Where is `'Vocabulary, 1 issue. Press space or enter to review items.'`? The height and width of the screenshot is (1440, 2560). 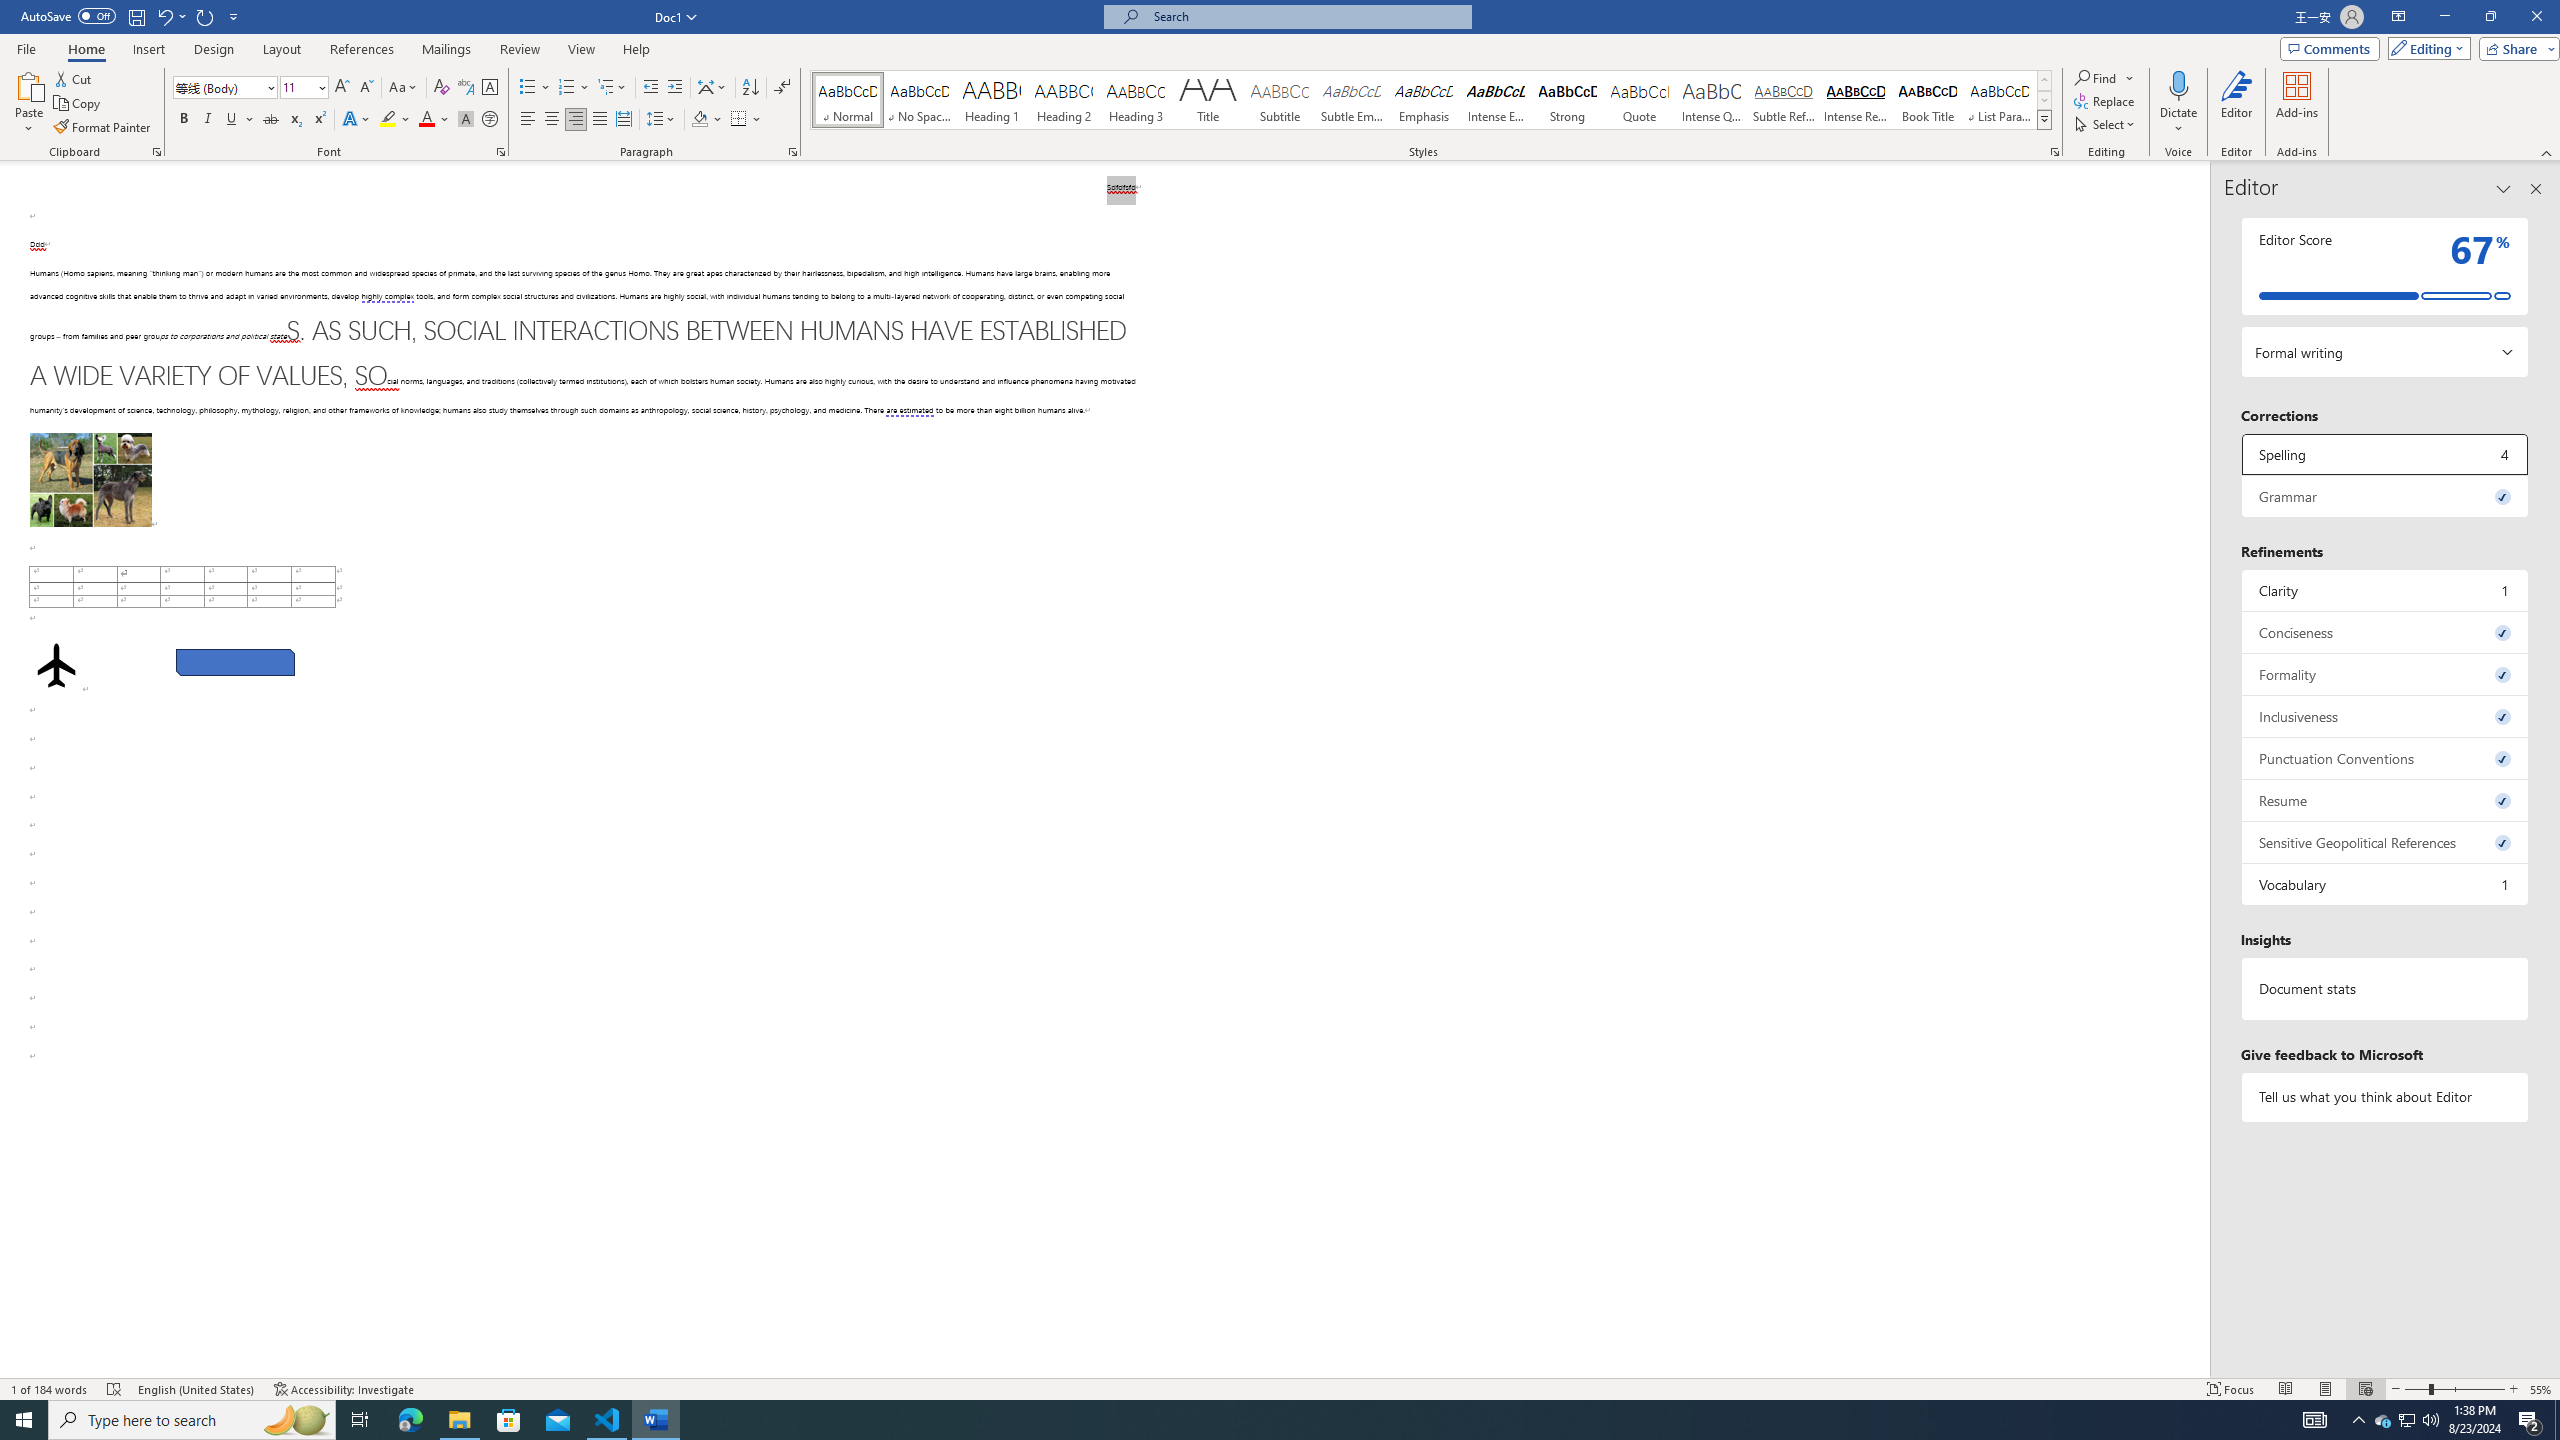
'Vocabulary, 1 issue. Press space or enter to review items.' is located at coordinates (2384, 884).